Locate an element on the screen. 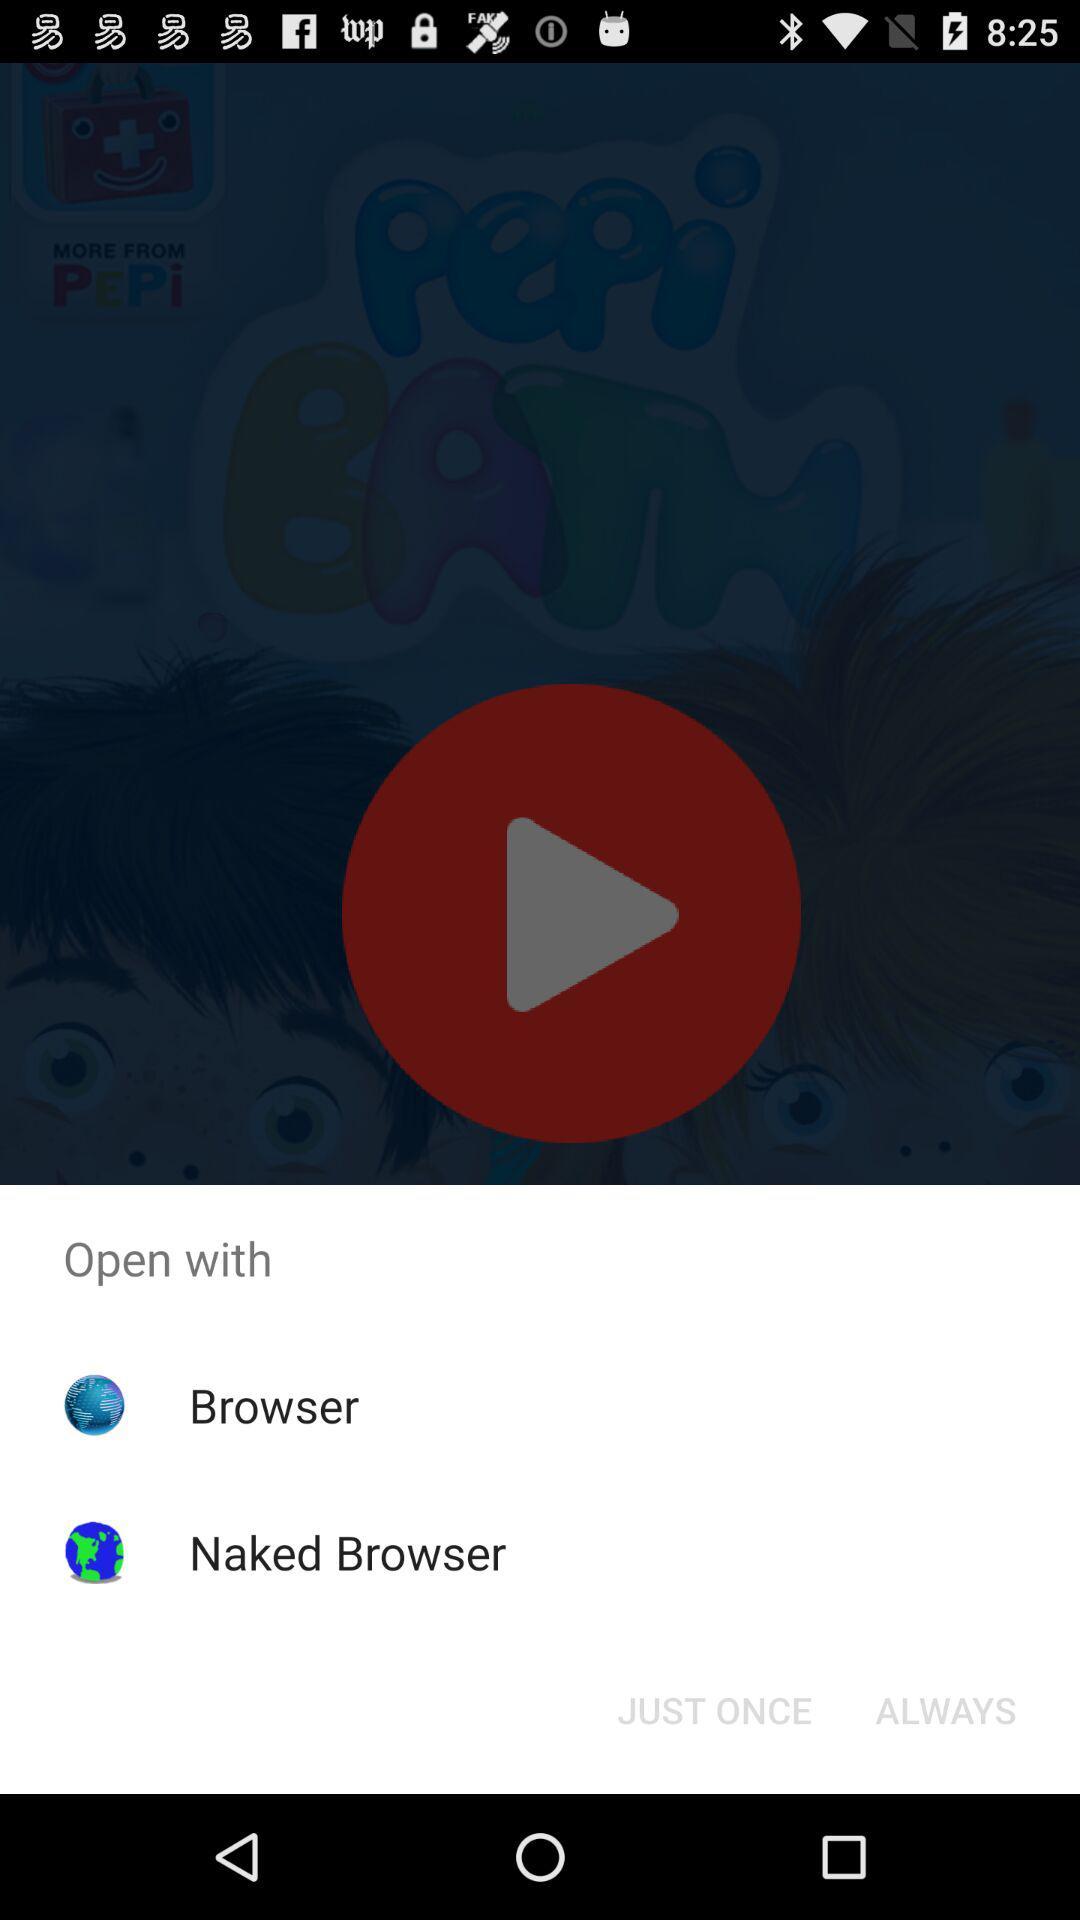  the always is located at coordinates (945, 1708).